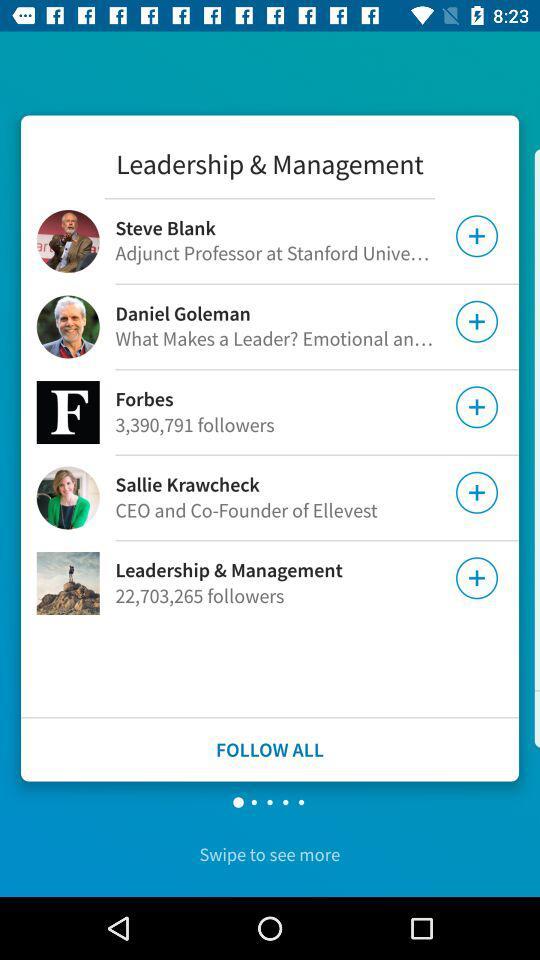 This screenshot has width=540, height=960. I want to click on follow all, so click(270, 748).